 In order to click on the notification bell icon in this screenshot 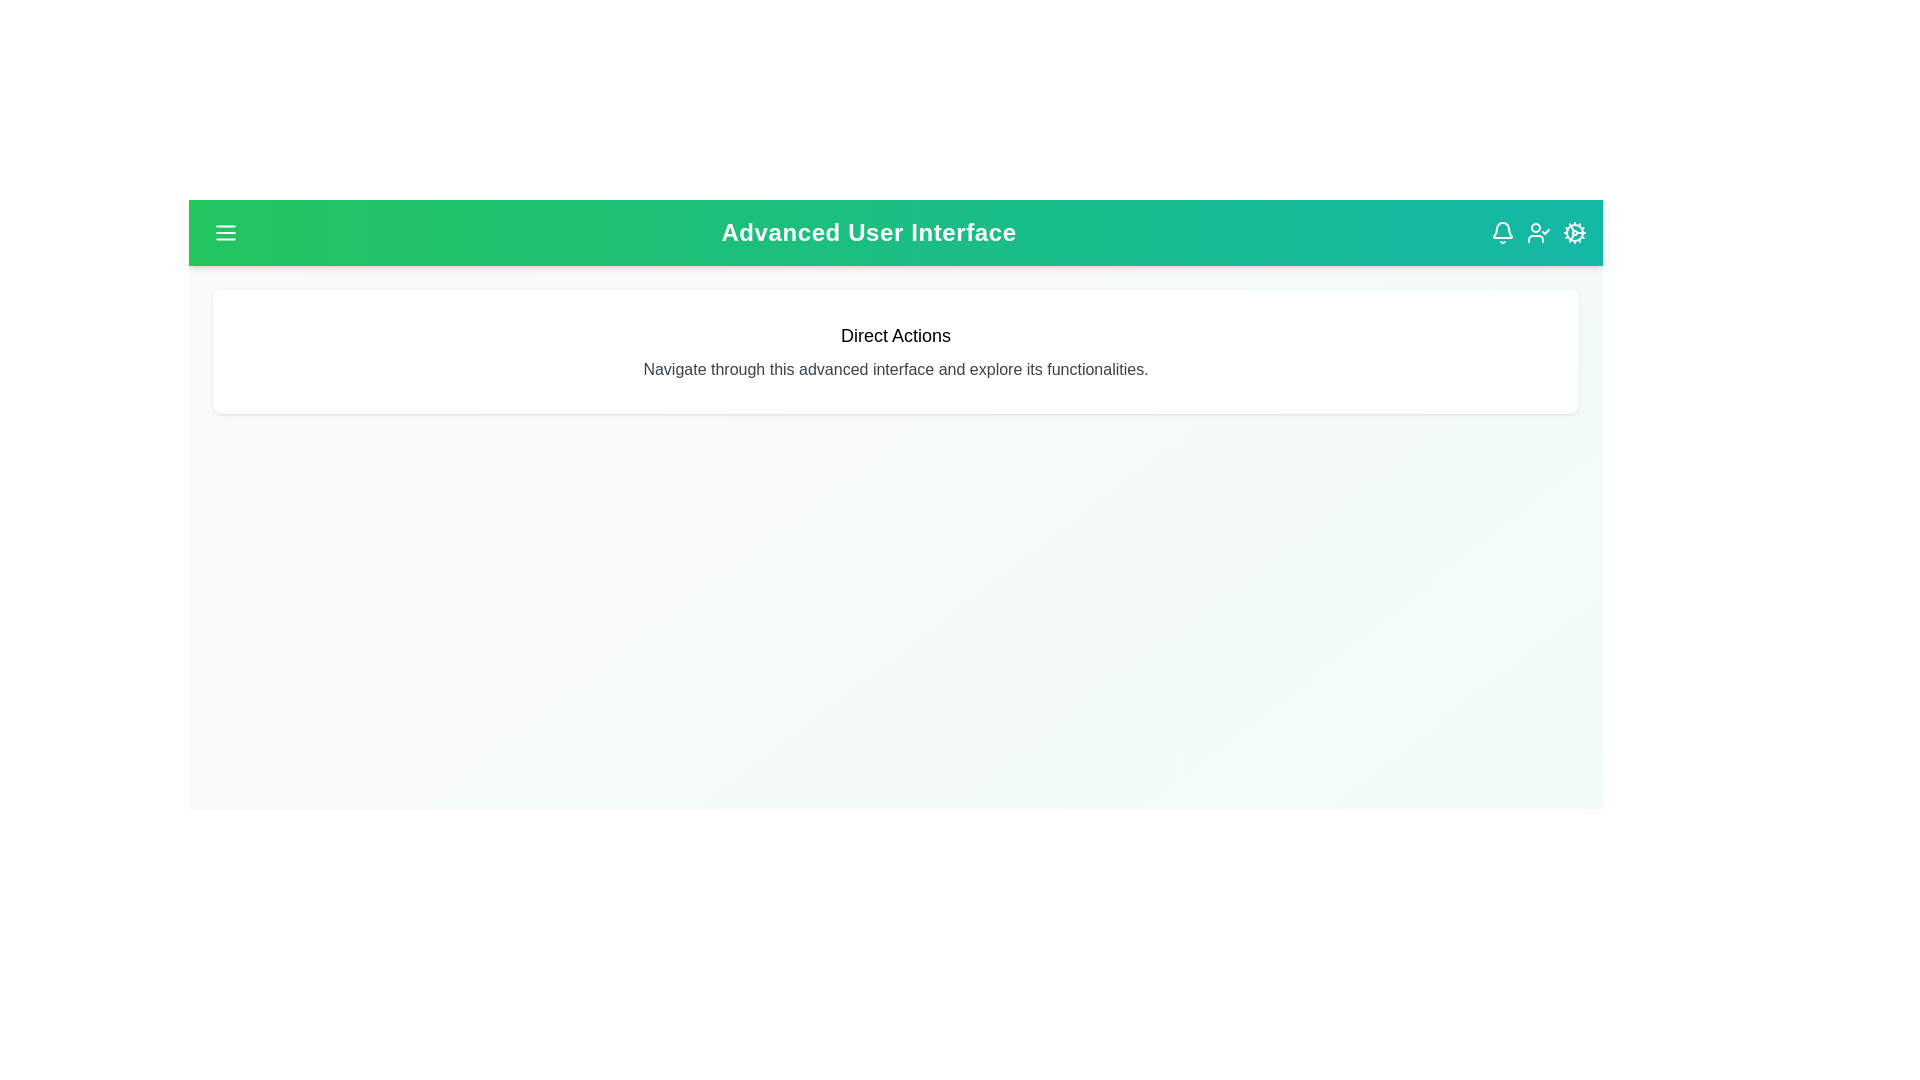, I will do `click(1502, 231)`.